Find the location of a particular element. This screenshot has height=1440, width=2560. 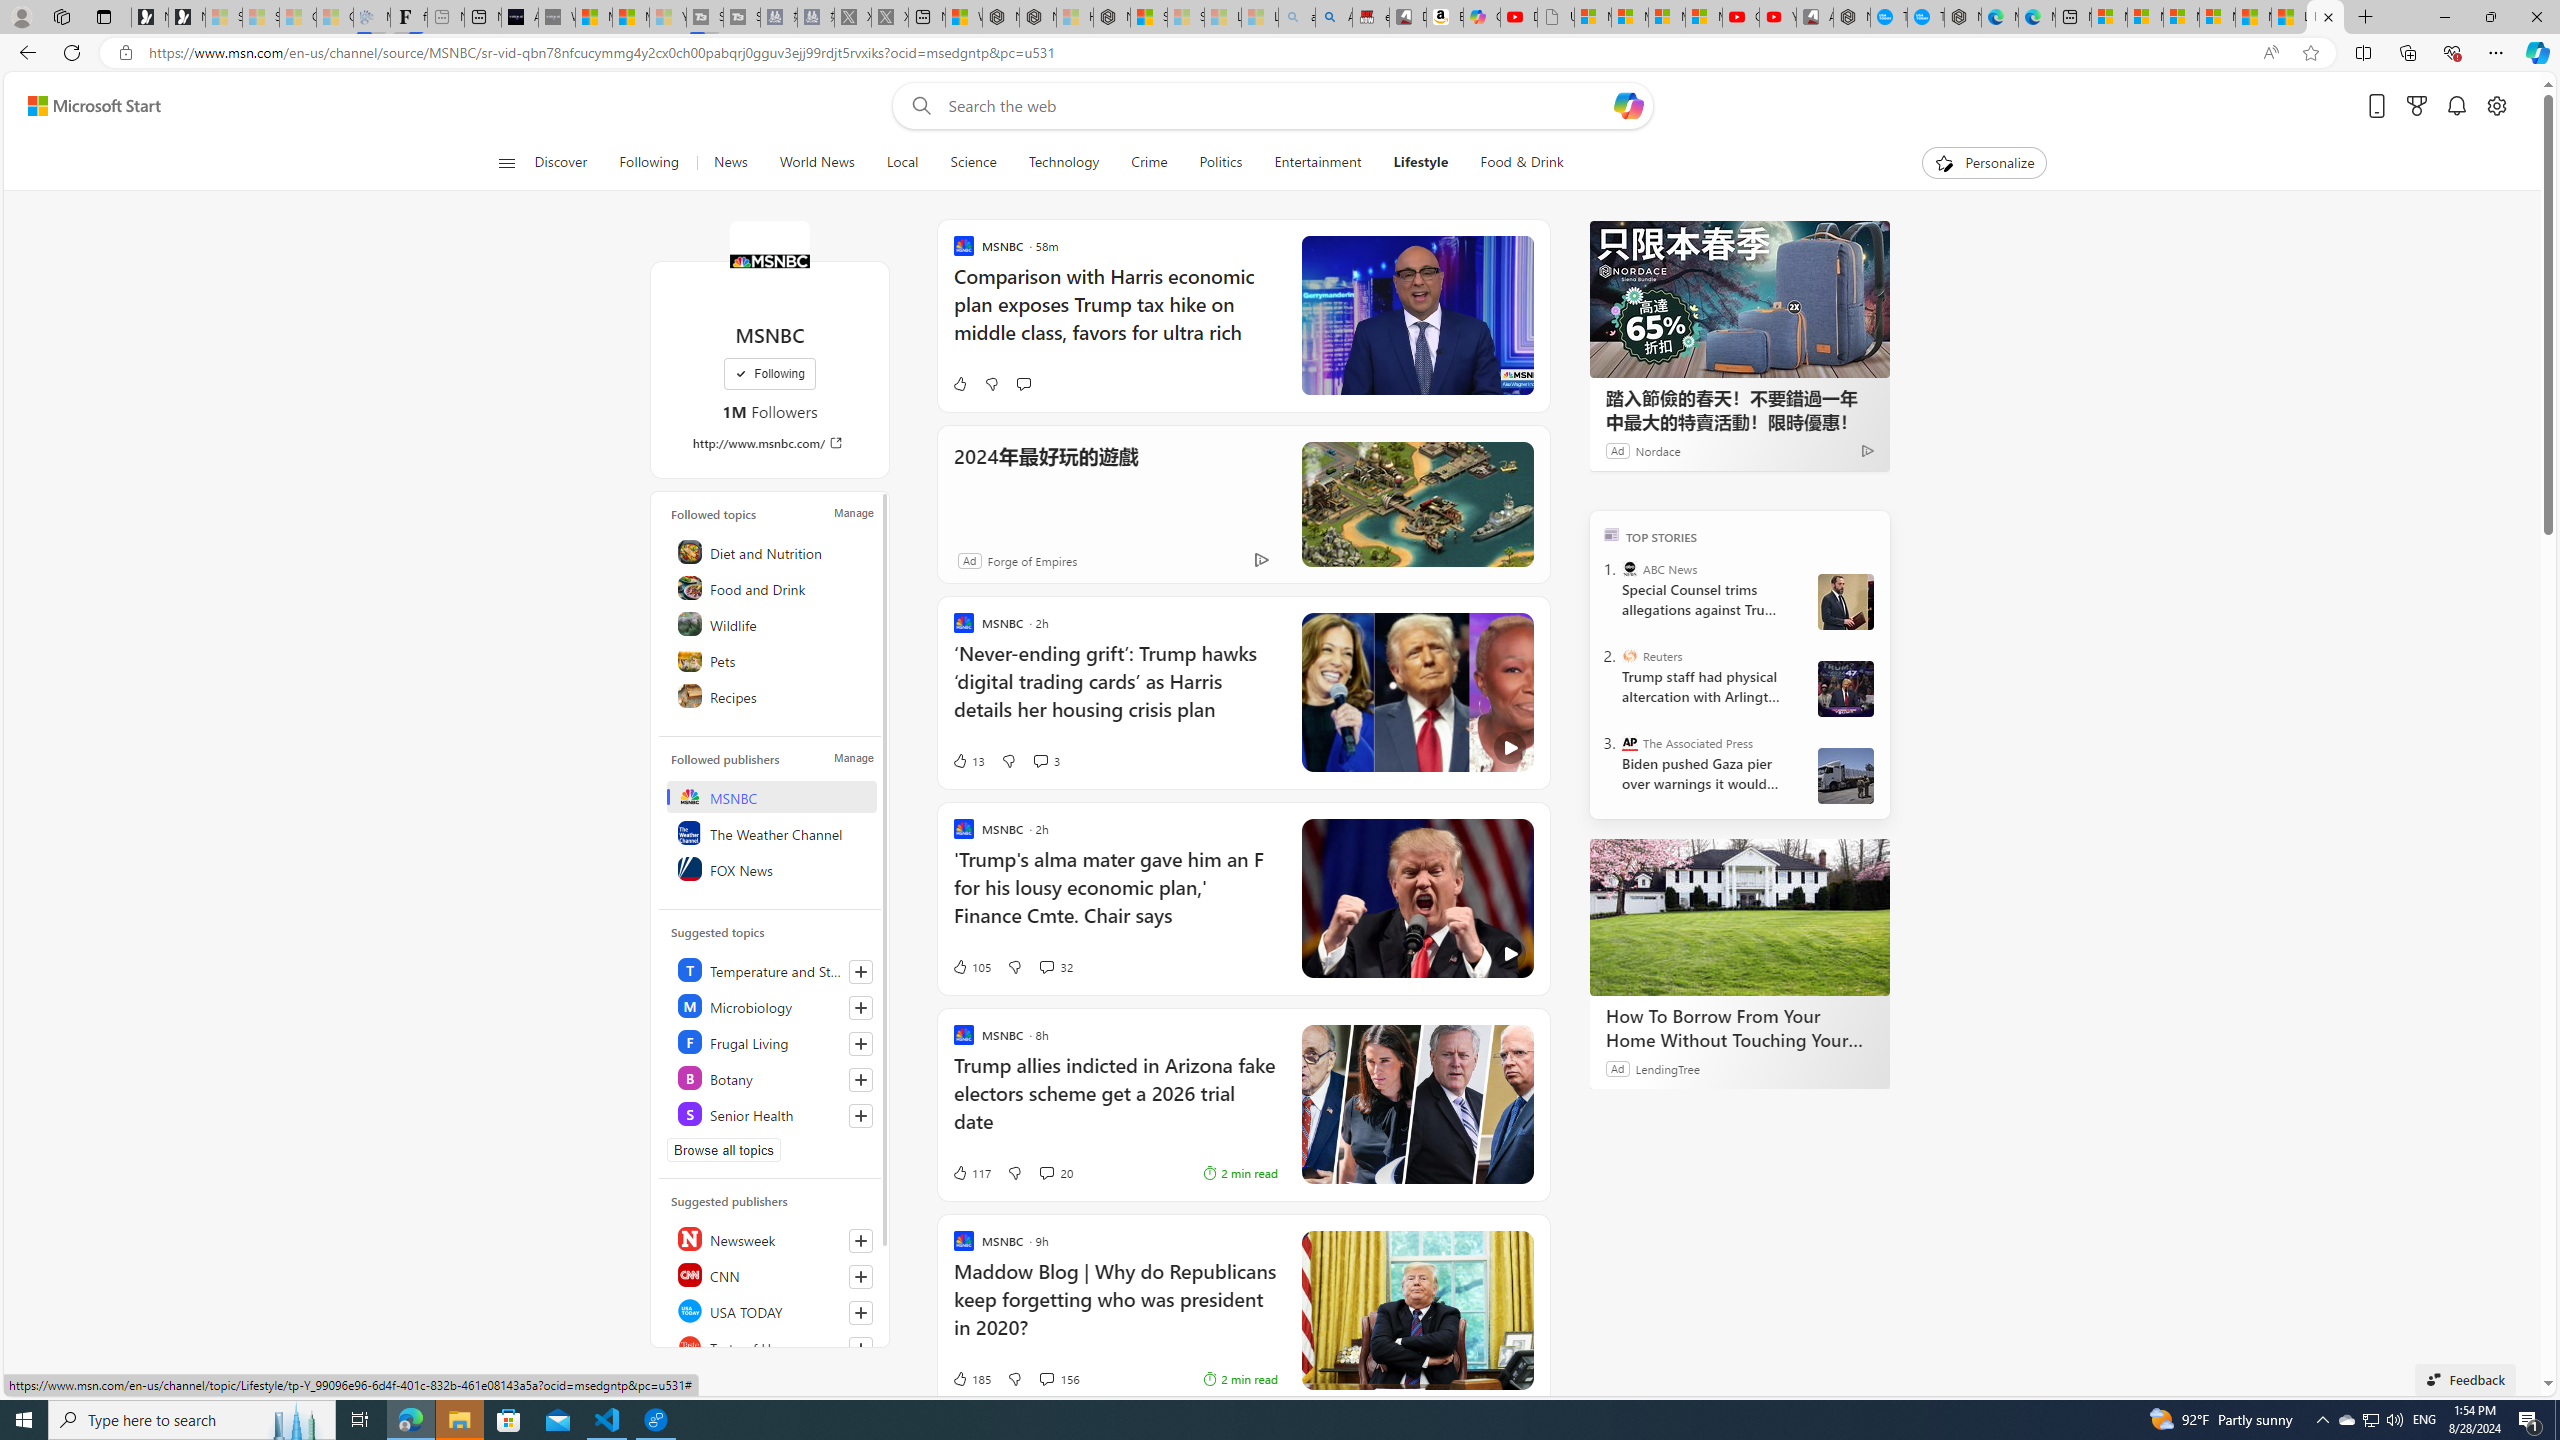

'Nordace - My Account' is located at coordinates (1851, 16).